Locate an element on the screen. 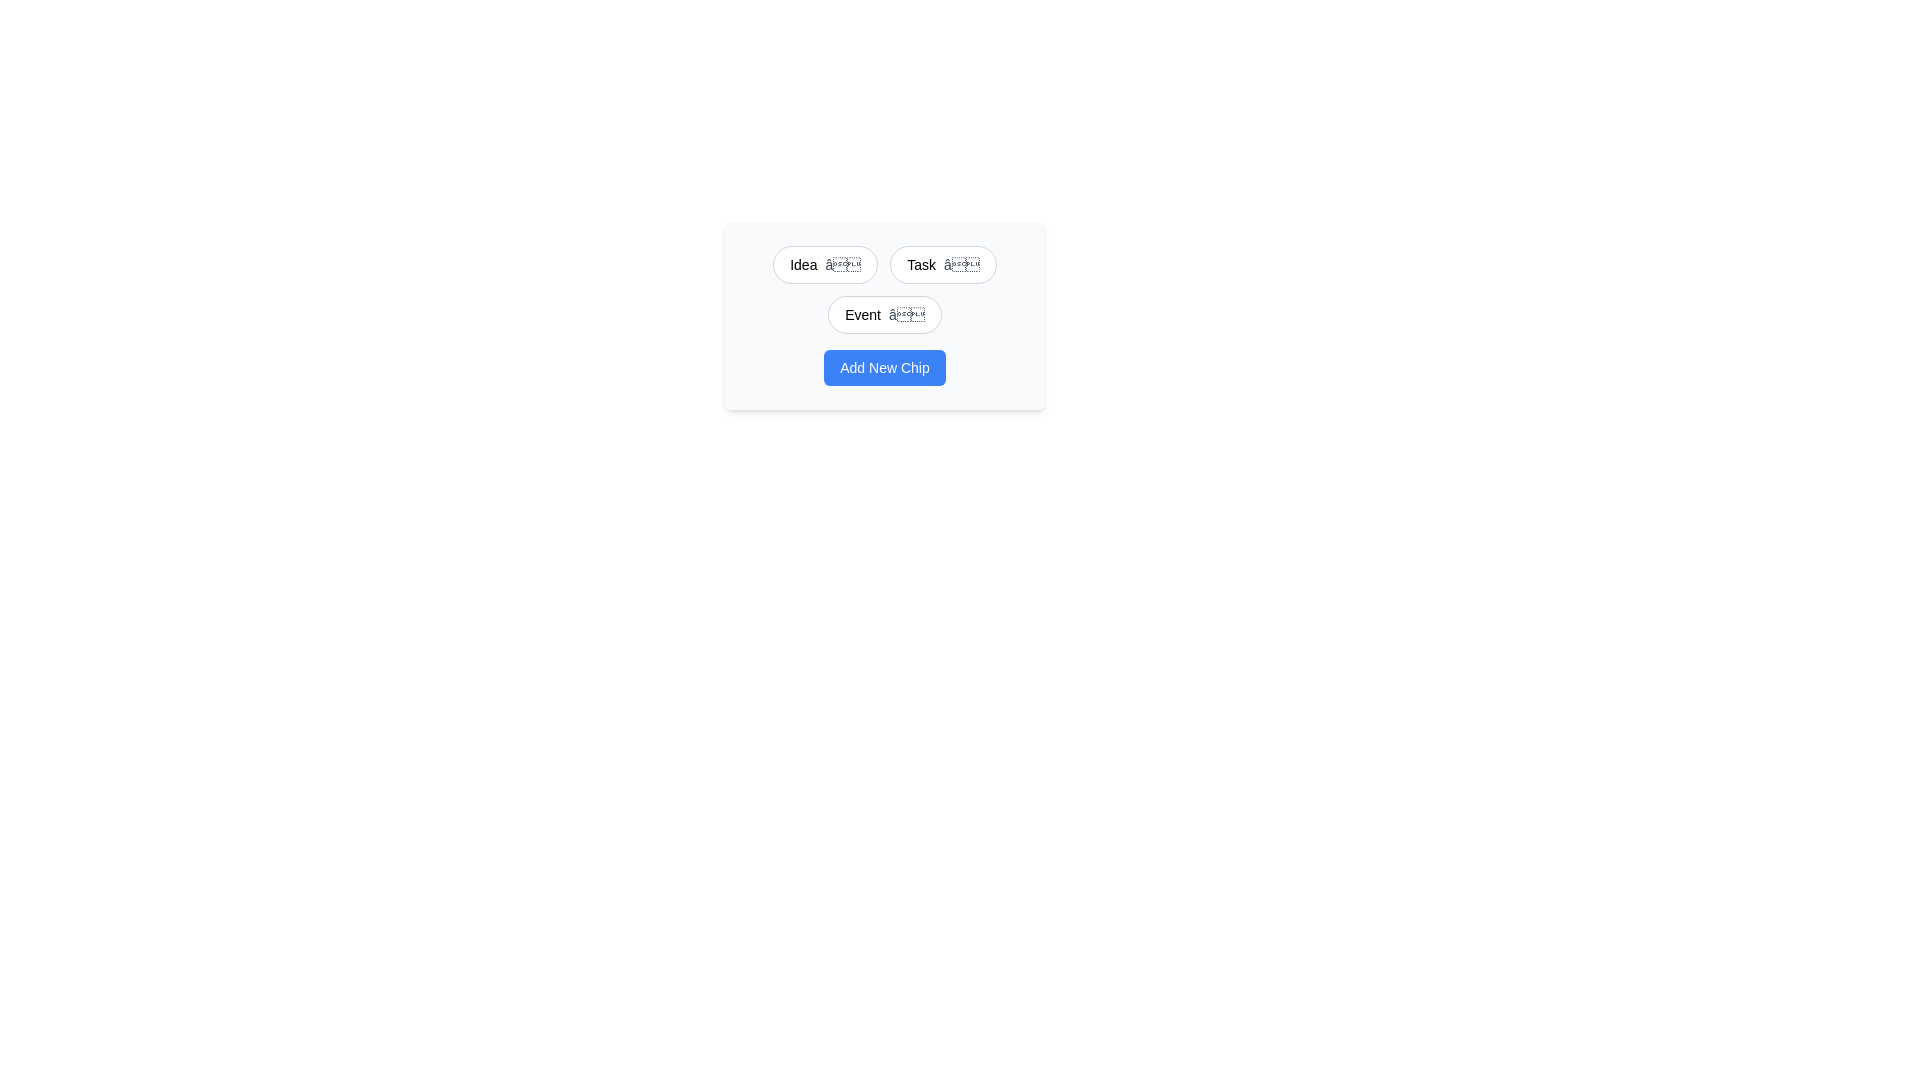 The image size is (1920, 1080). close button of the chip labeled 'Idea' to remove it is located at coordinates (843, 264).